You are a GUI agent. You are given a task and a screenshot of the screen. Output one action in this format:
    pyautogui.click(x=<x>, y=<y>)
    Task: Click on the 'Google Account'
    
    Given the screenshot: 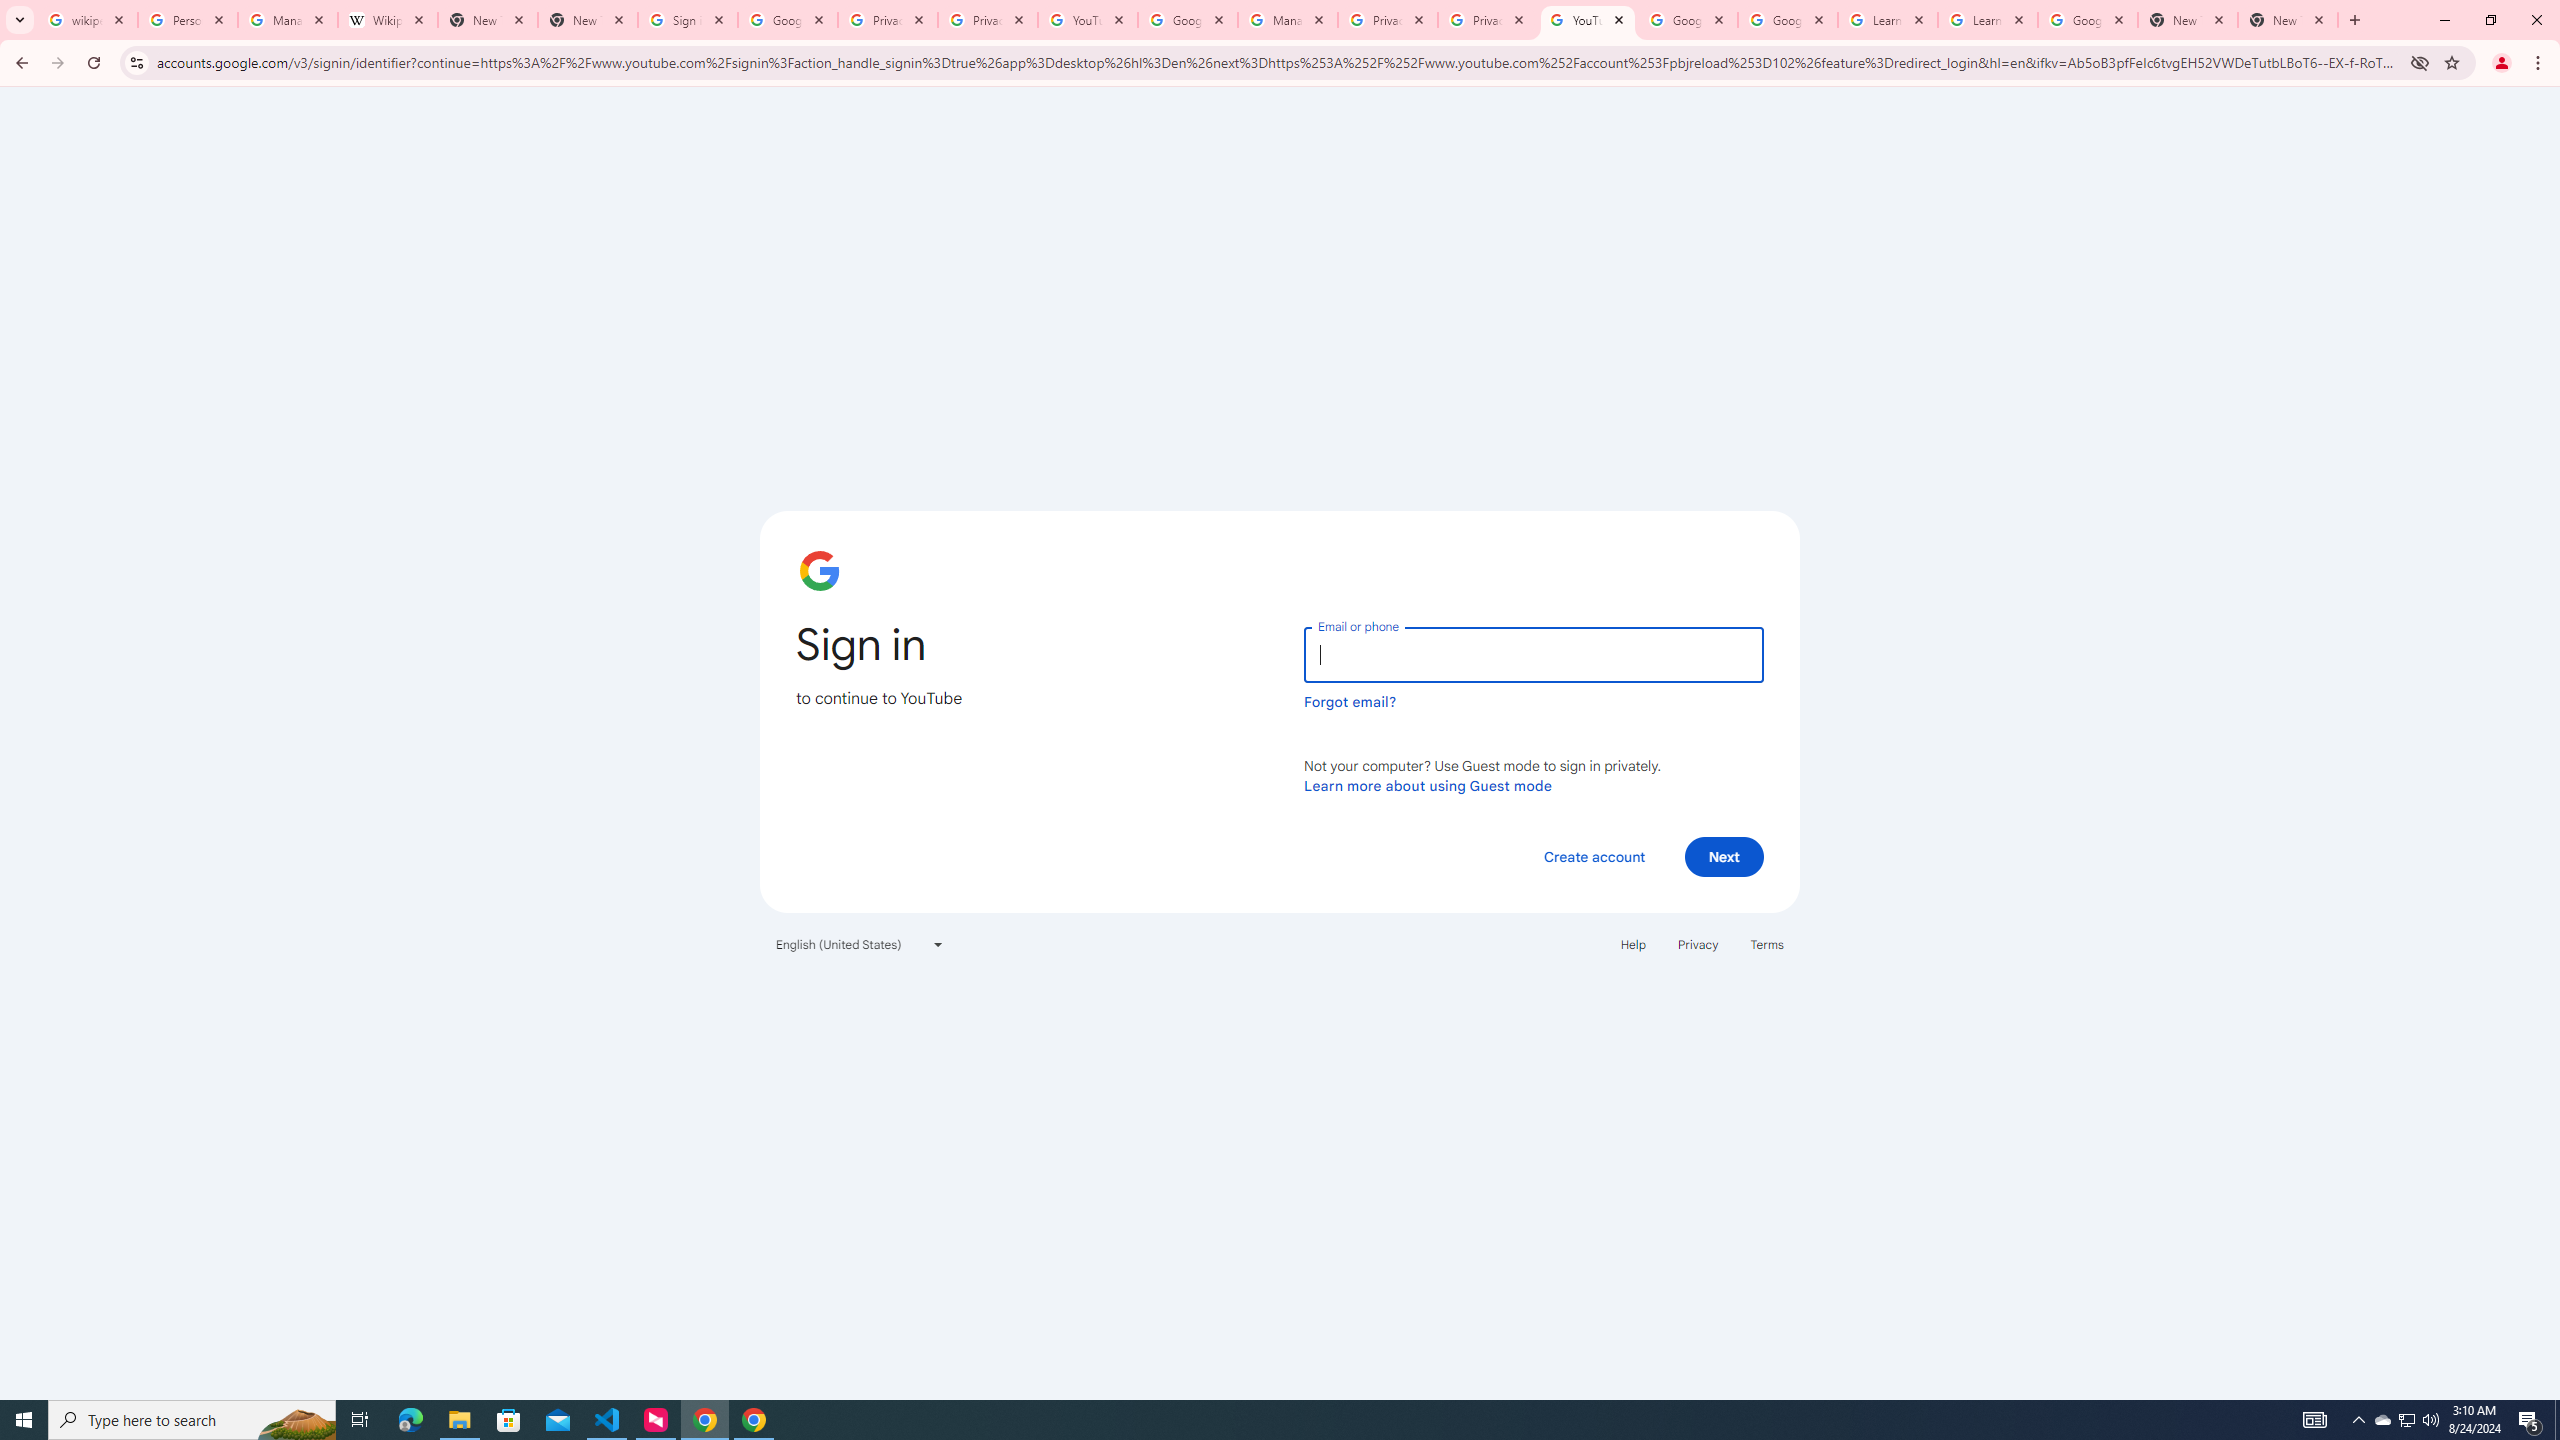 What is the action you would take?
    pyautogui.click(x=2087, y=19)
    